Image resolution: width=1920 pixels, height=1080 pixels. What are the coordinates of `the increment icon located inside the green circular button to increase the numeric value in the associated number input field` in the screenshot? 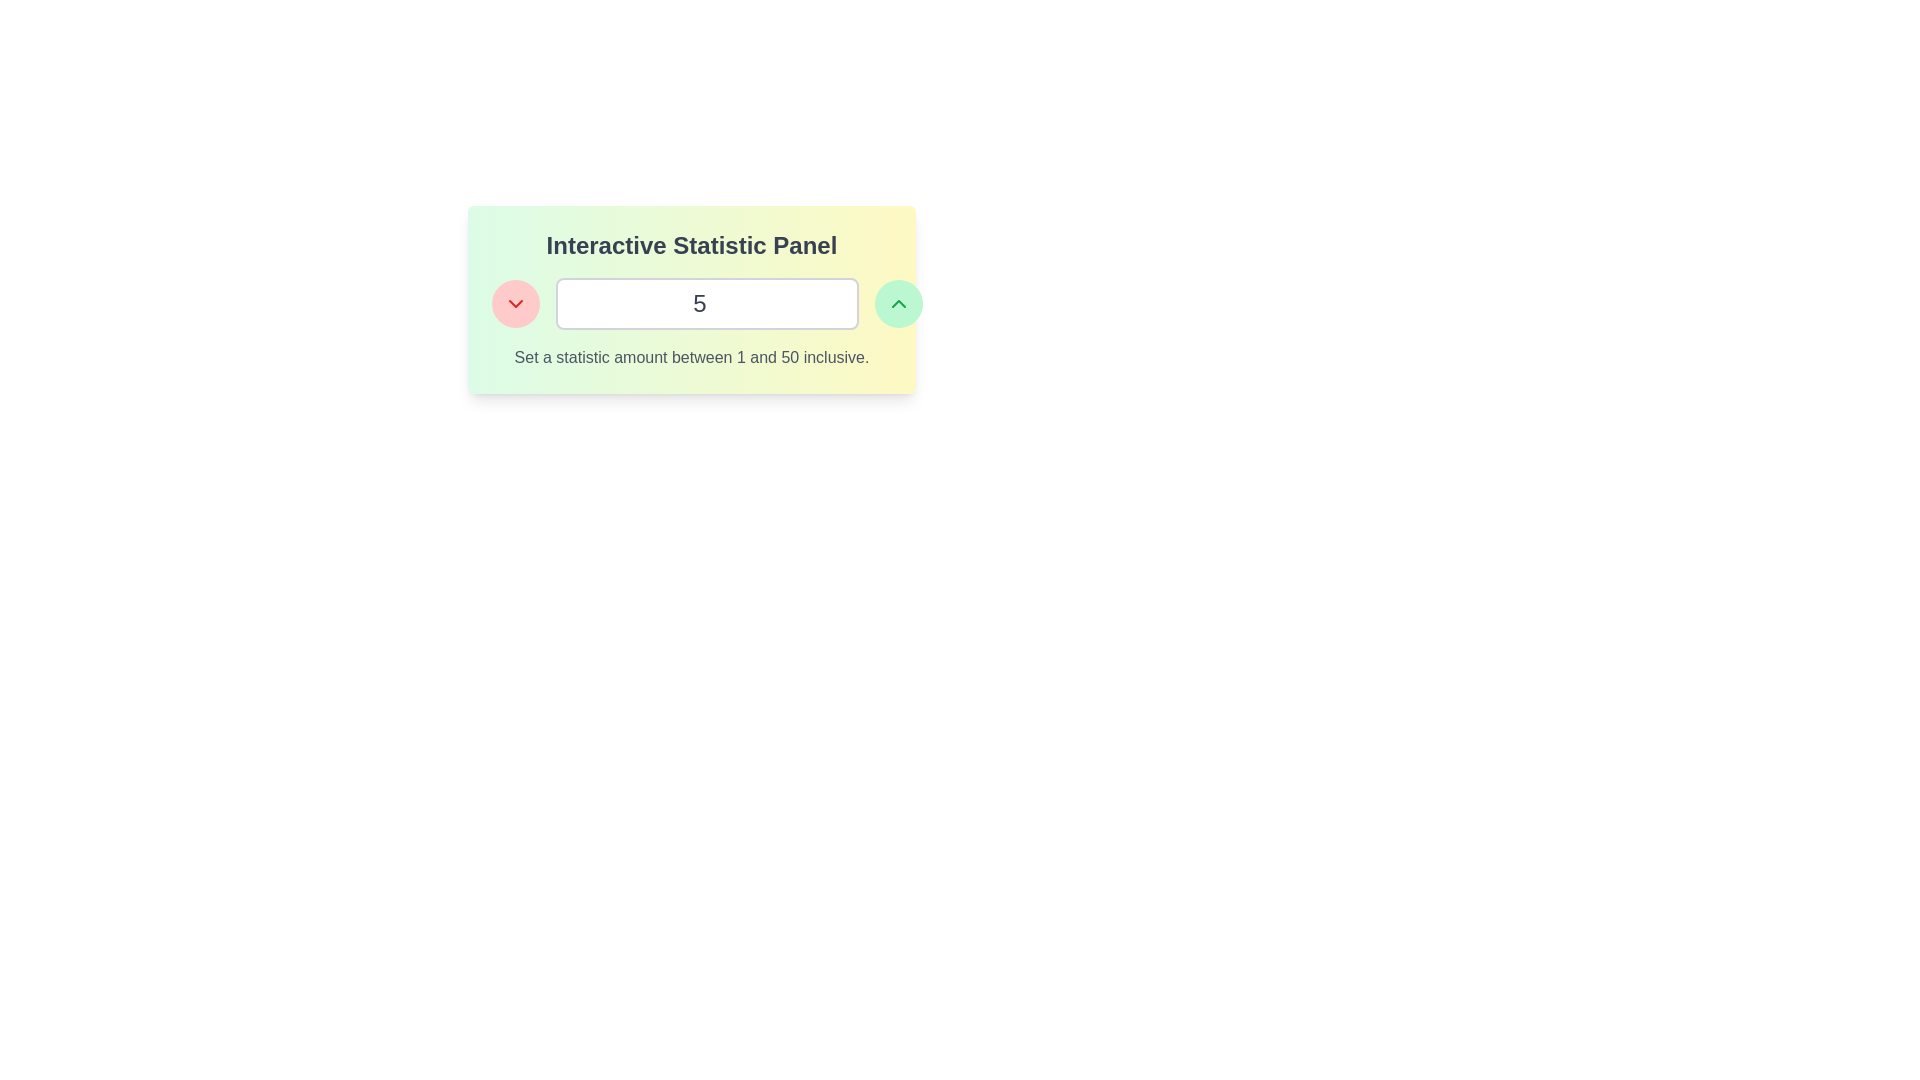 It's located at (897, 304).